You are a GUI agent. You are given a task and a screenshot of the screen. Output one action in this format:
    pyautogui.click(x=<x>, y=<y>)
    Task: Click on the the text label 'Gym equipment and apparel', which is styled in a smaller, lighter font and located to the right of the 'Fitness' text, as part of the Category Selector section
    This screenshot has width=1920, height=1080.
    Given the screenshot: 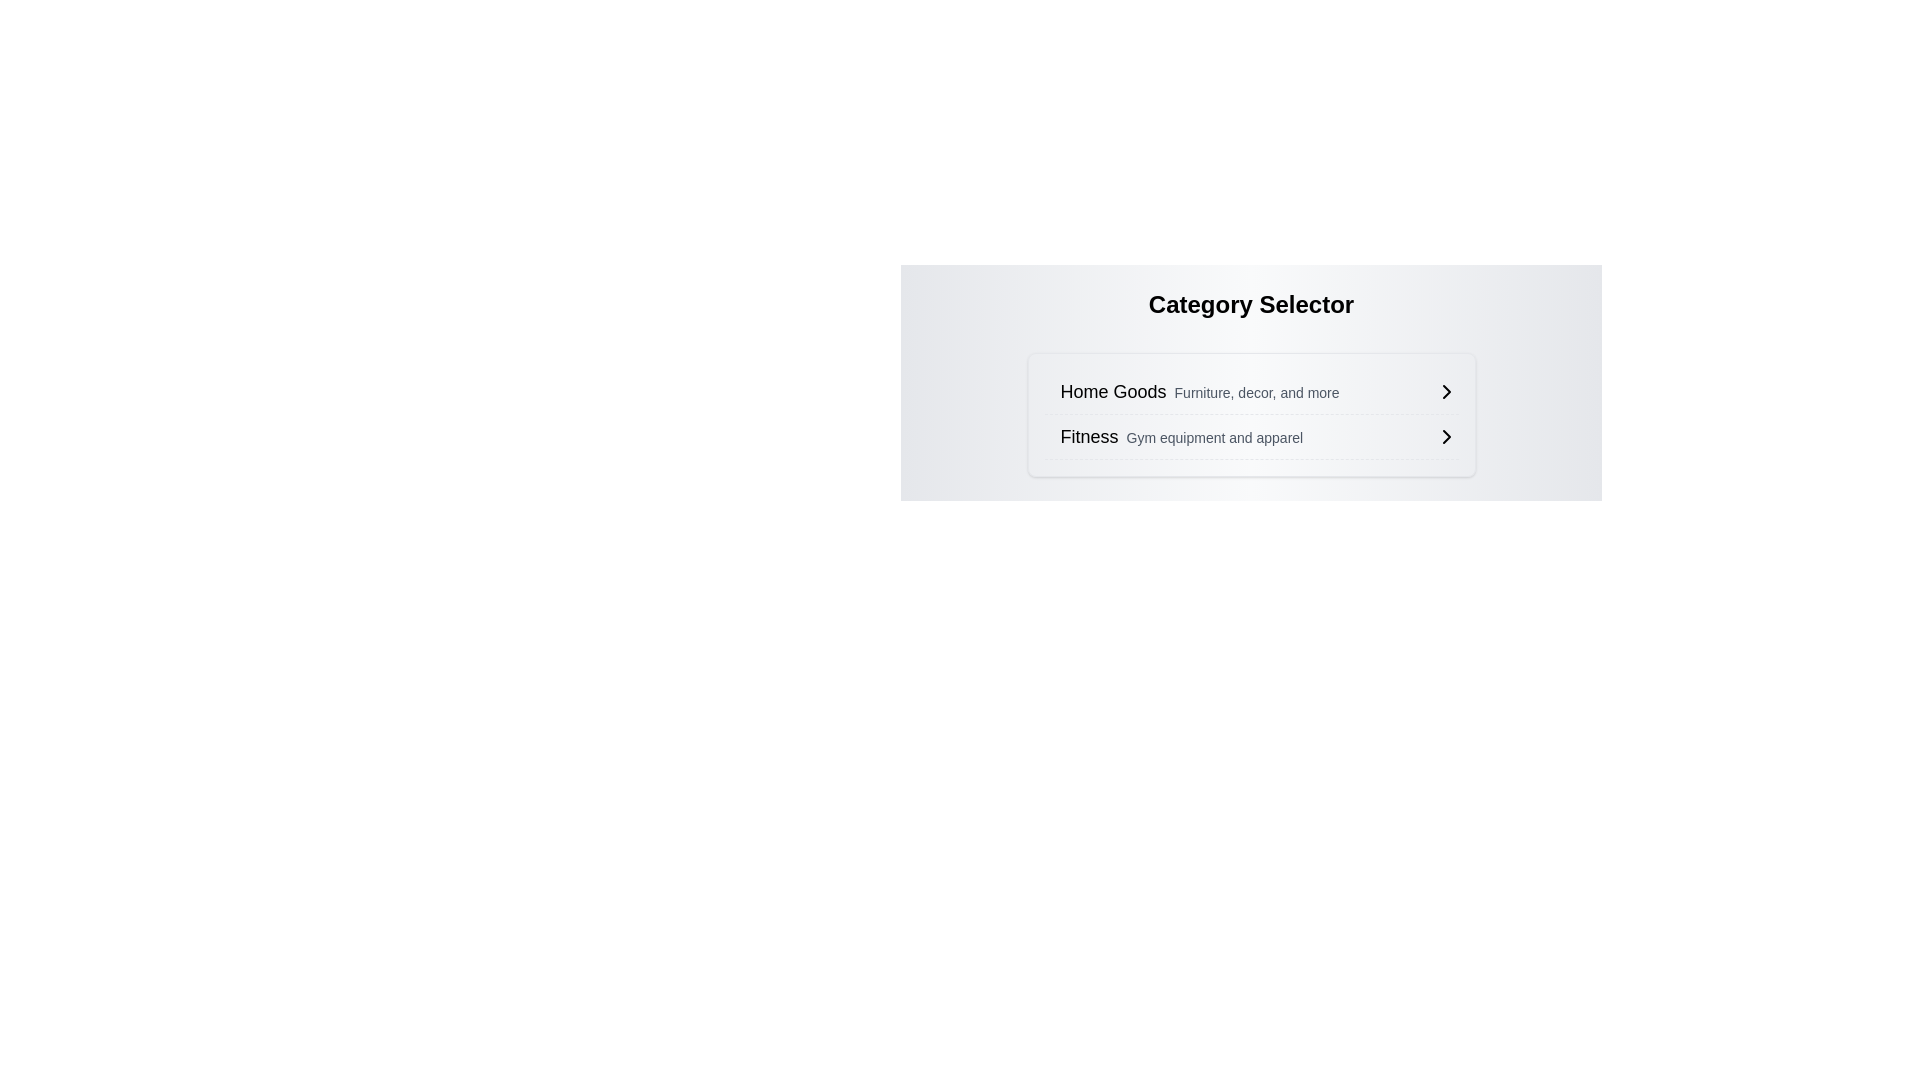 What is the action you would take?
    pyautogui.click(x=1213, y=437)
    